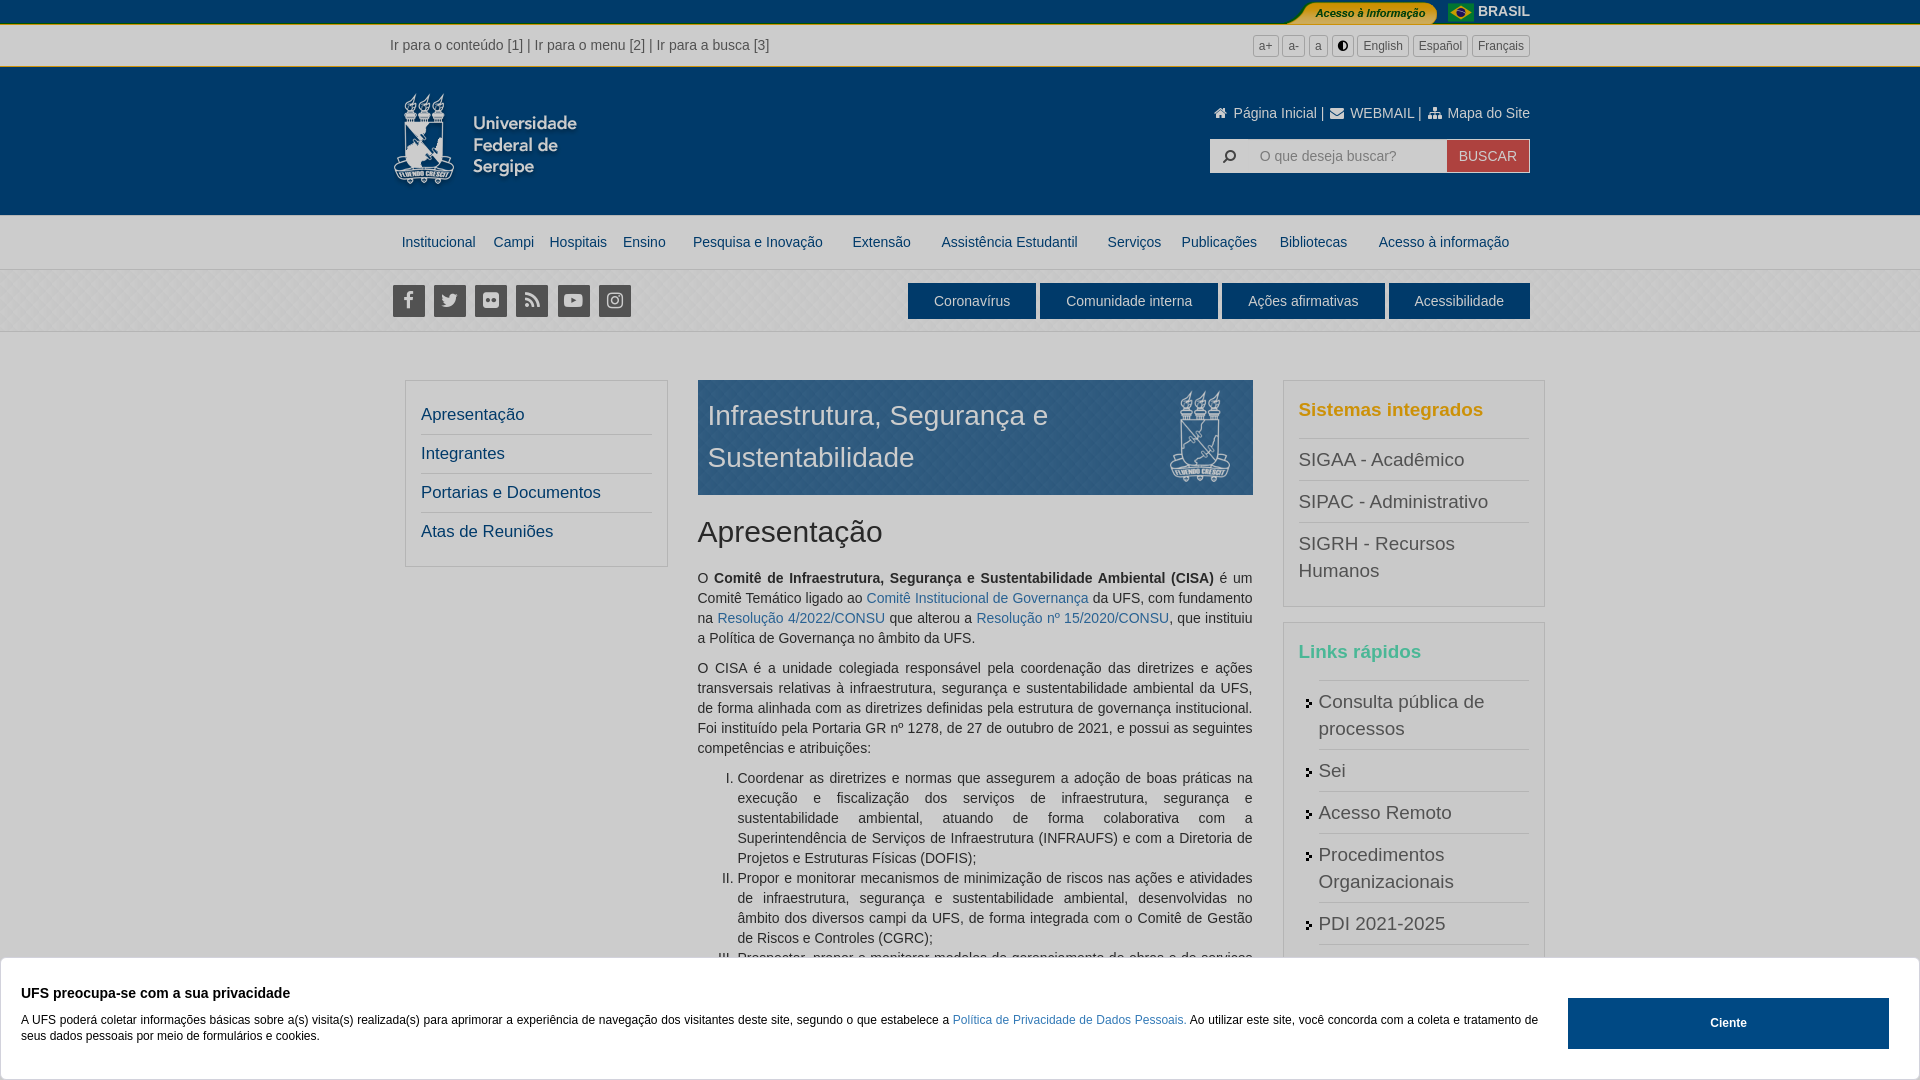 Image resolution: width=1920 pixels, height=1080 pixels. I want to click on 'WEBMAIL', so click(1370, 112).